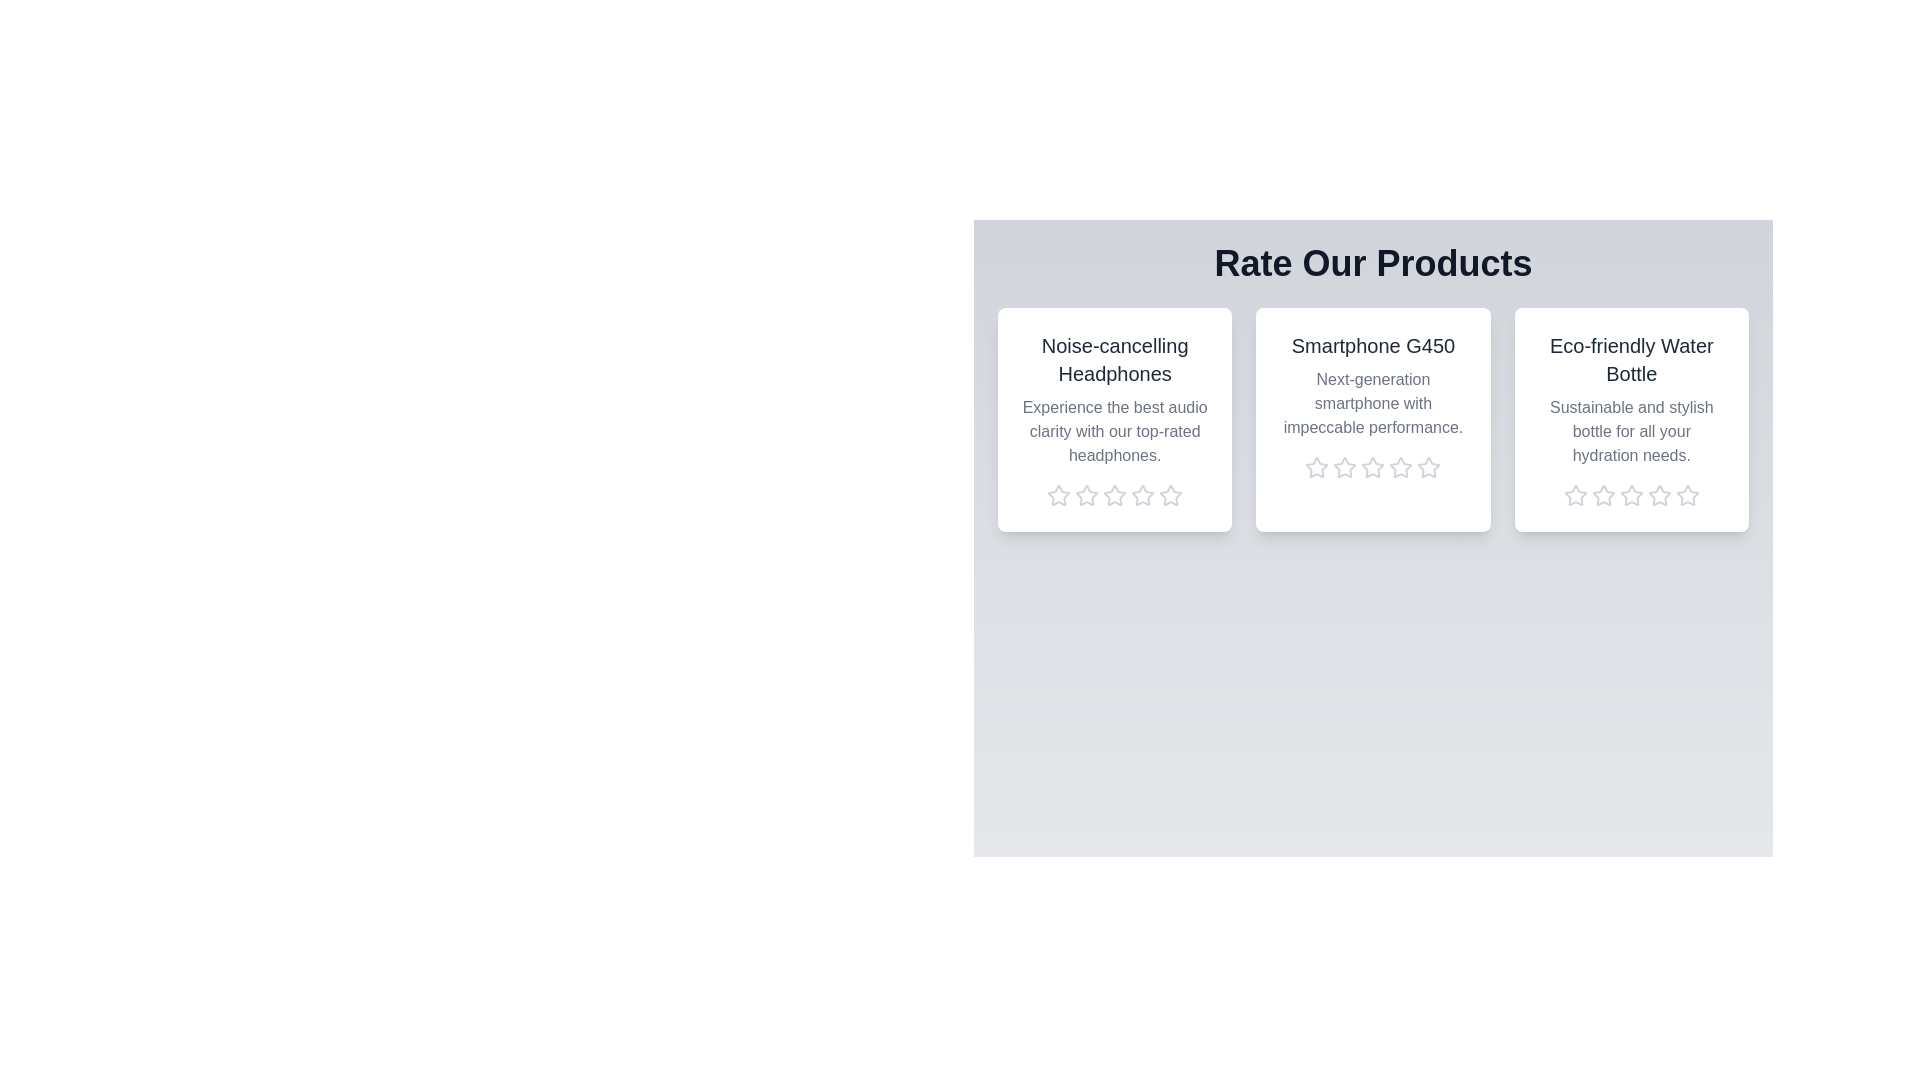 The width and height of the screenshot is (1920, 1080). Describe the element at coordinates (1631, 419) in the screenshot. I see `the product card for Eco-friendly Water Bottle` at that location.